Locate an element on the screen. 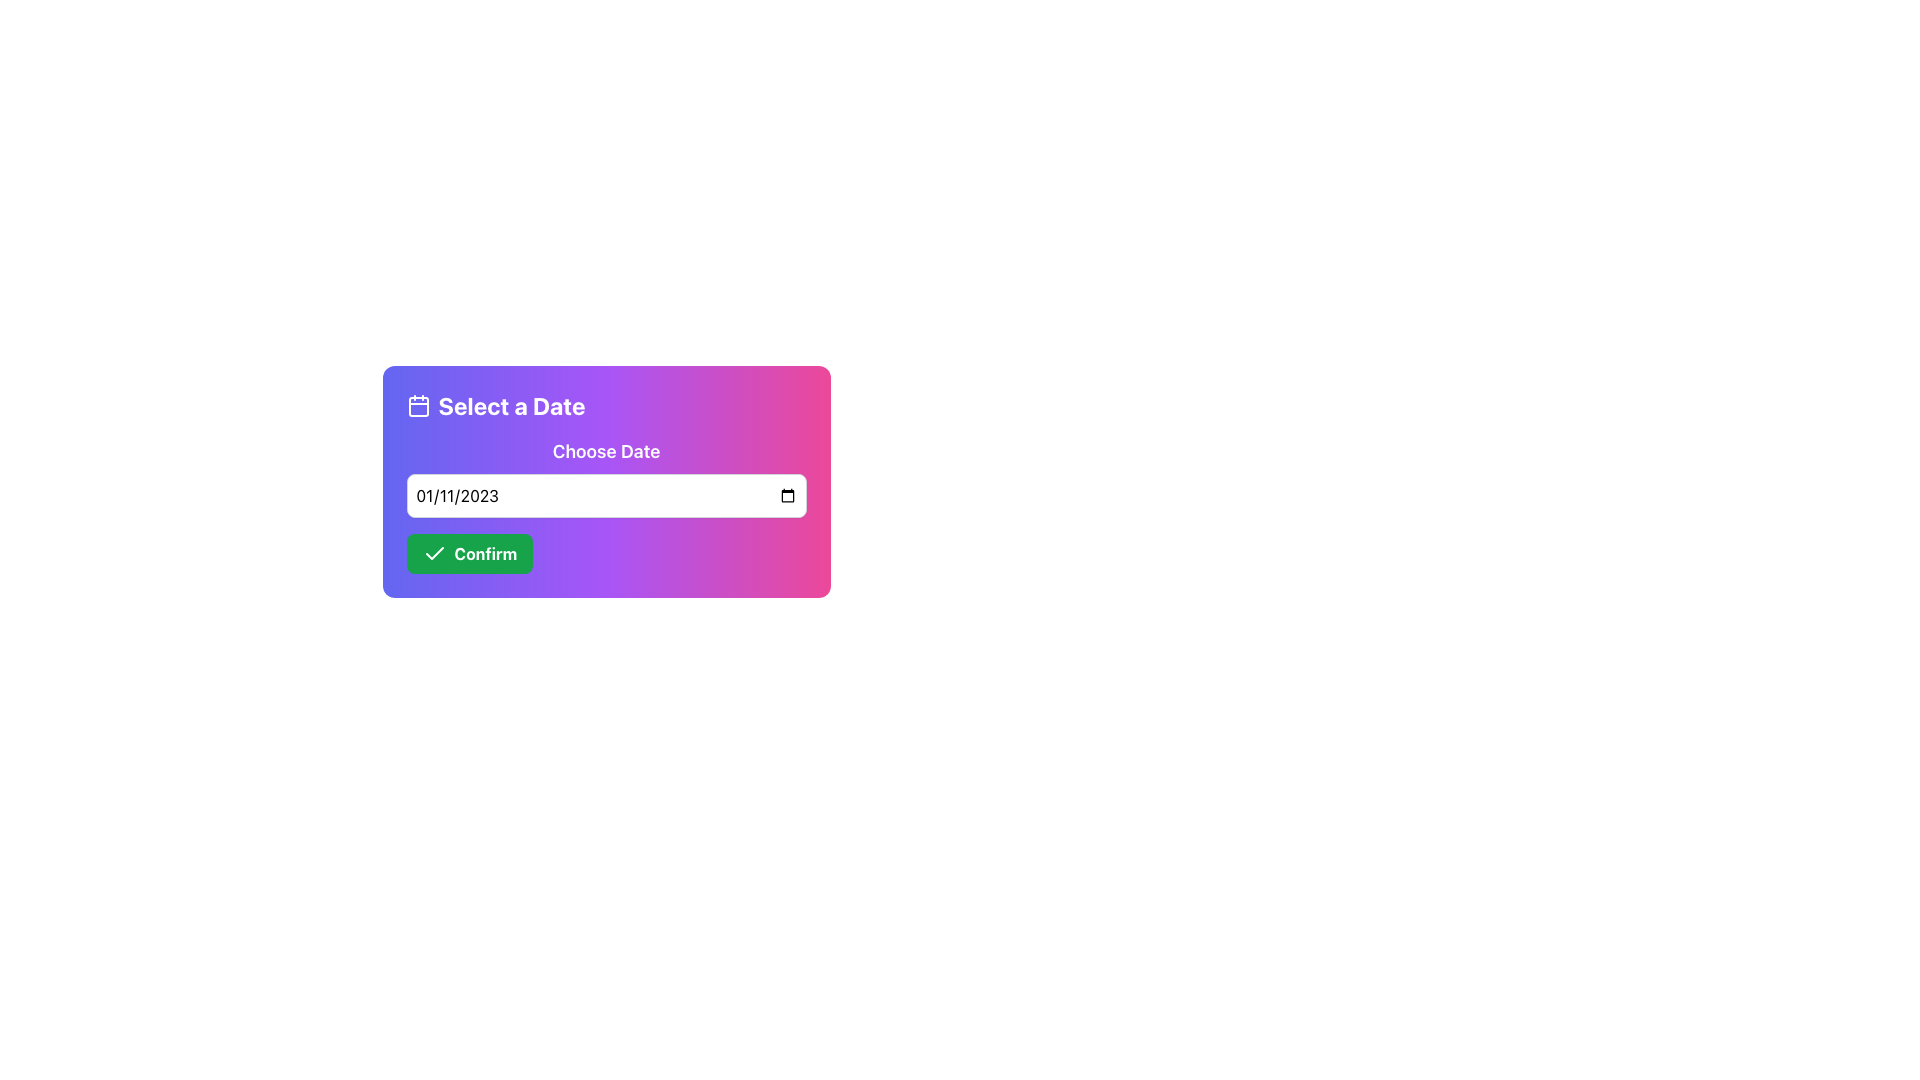 This screenshot has height=1080, width=1920. the calendar icon located in the header section titled 'Select a Date', which is positioned to the left of the text is located at coordinates (417, 405).